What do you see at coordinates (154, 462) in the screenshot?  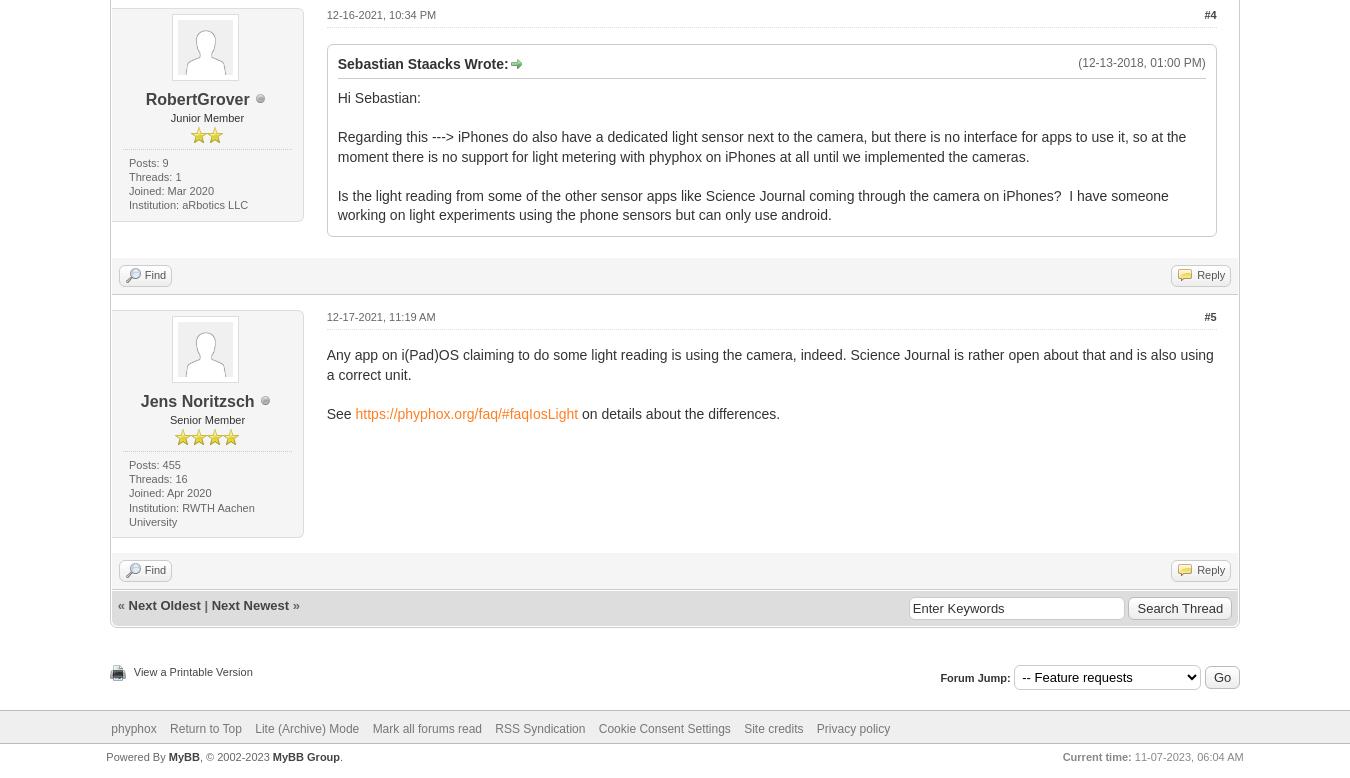 I see `'Posts: 455'` at bounding box center [154, 462].